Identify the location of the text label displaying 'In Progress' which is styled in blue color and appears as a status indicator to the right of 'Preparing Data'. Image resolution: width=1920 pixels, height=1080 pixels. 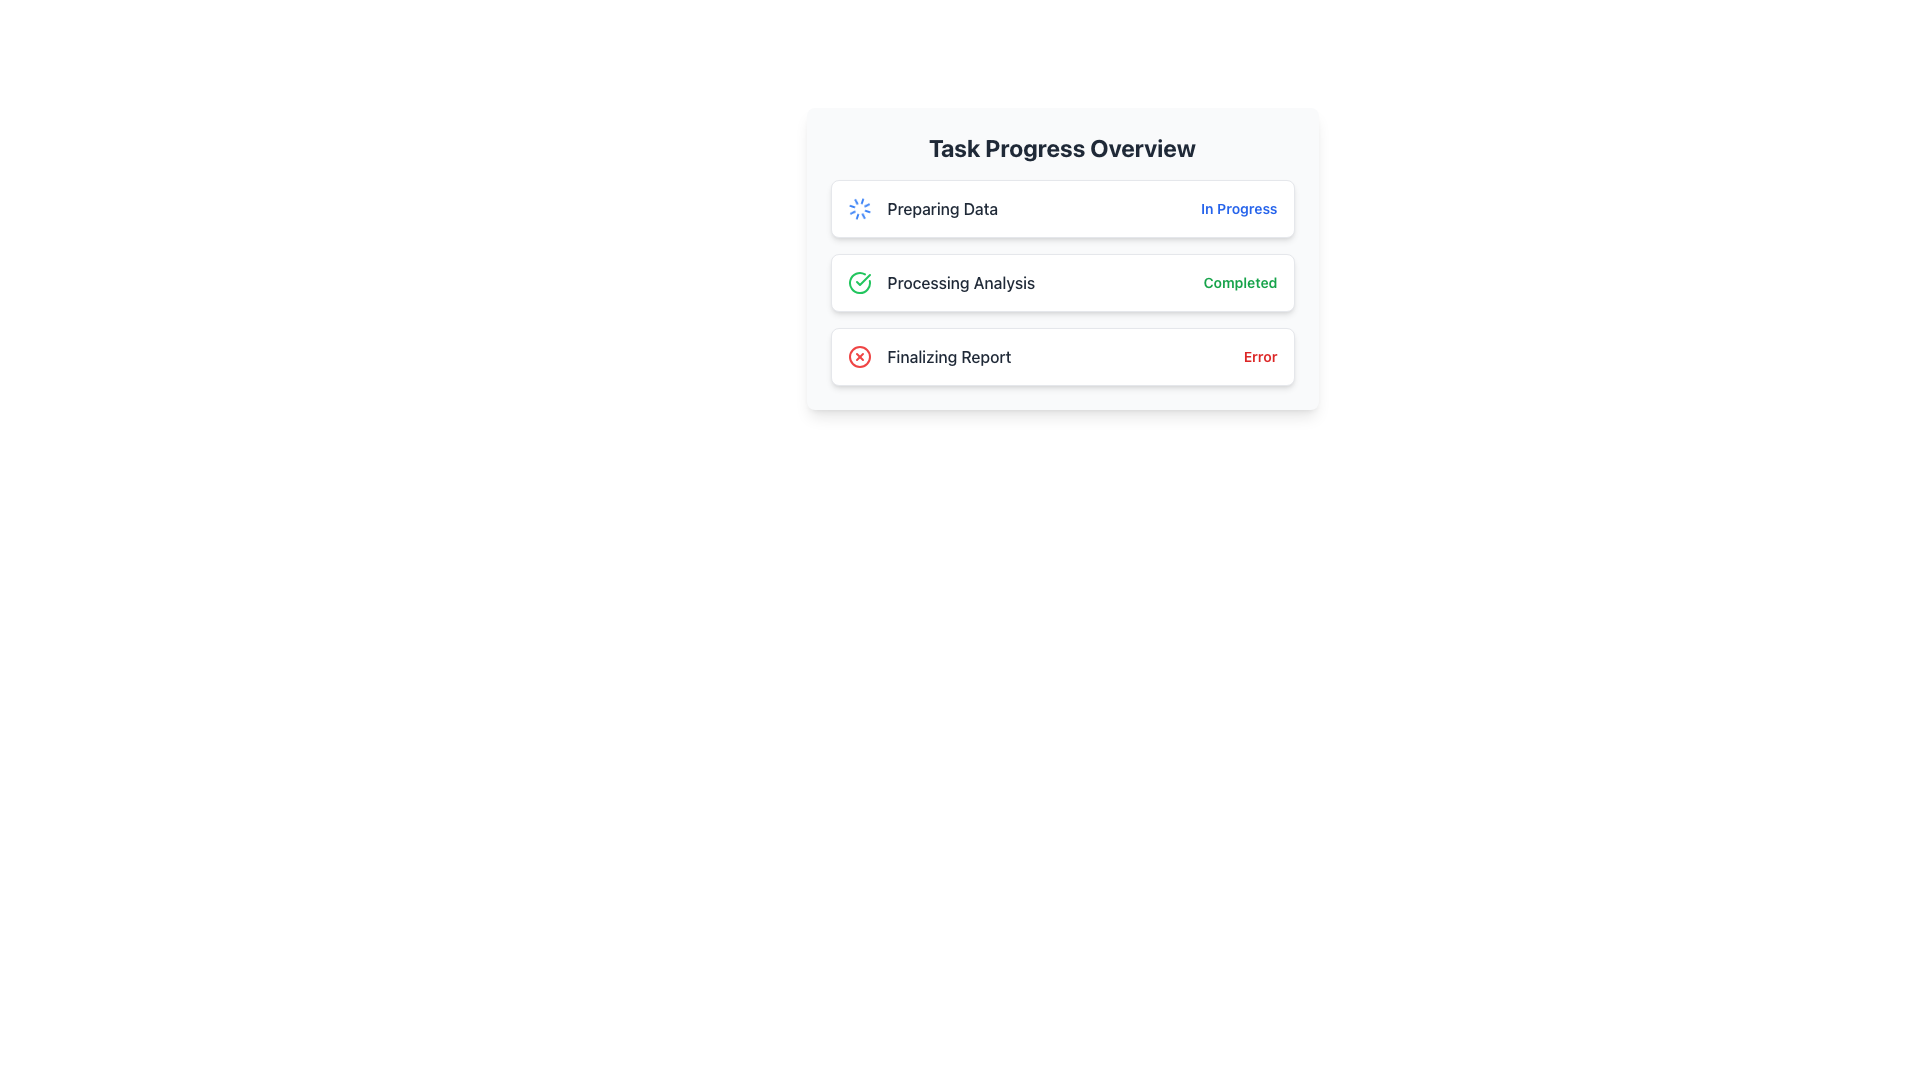
(1238, 208).